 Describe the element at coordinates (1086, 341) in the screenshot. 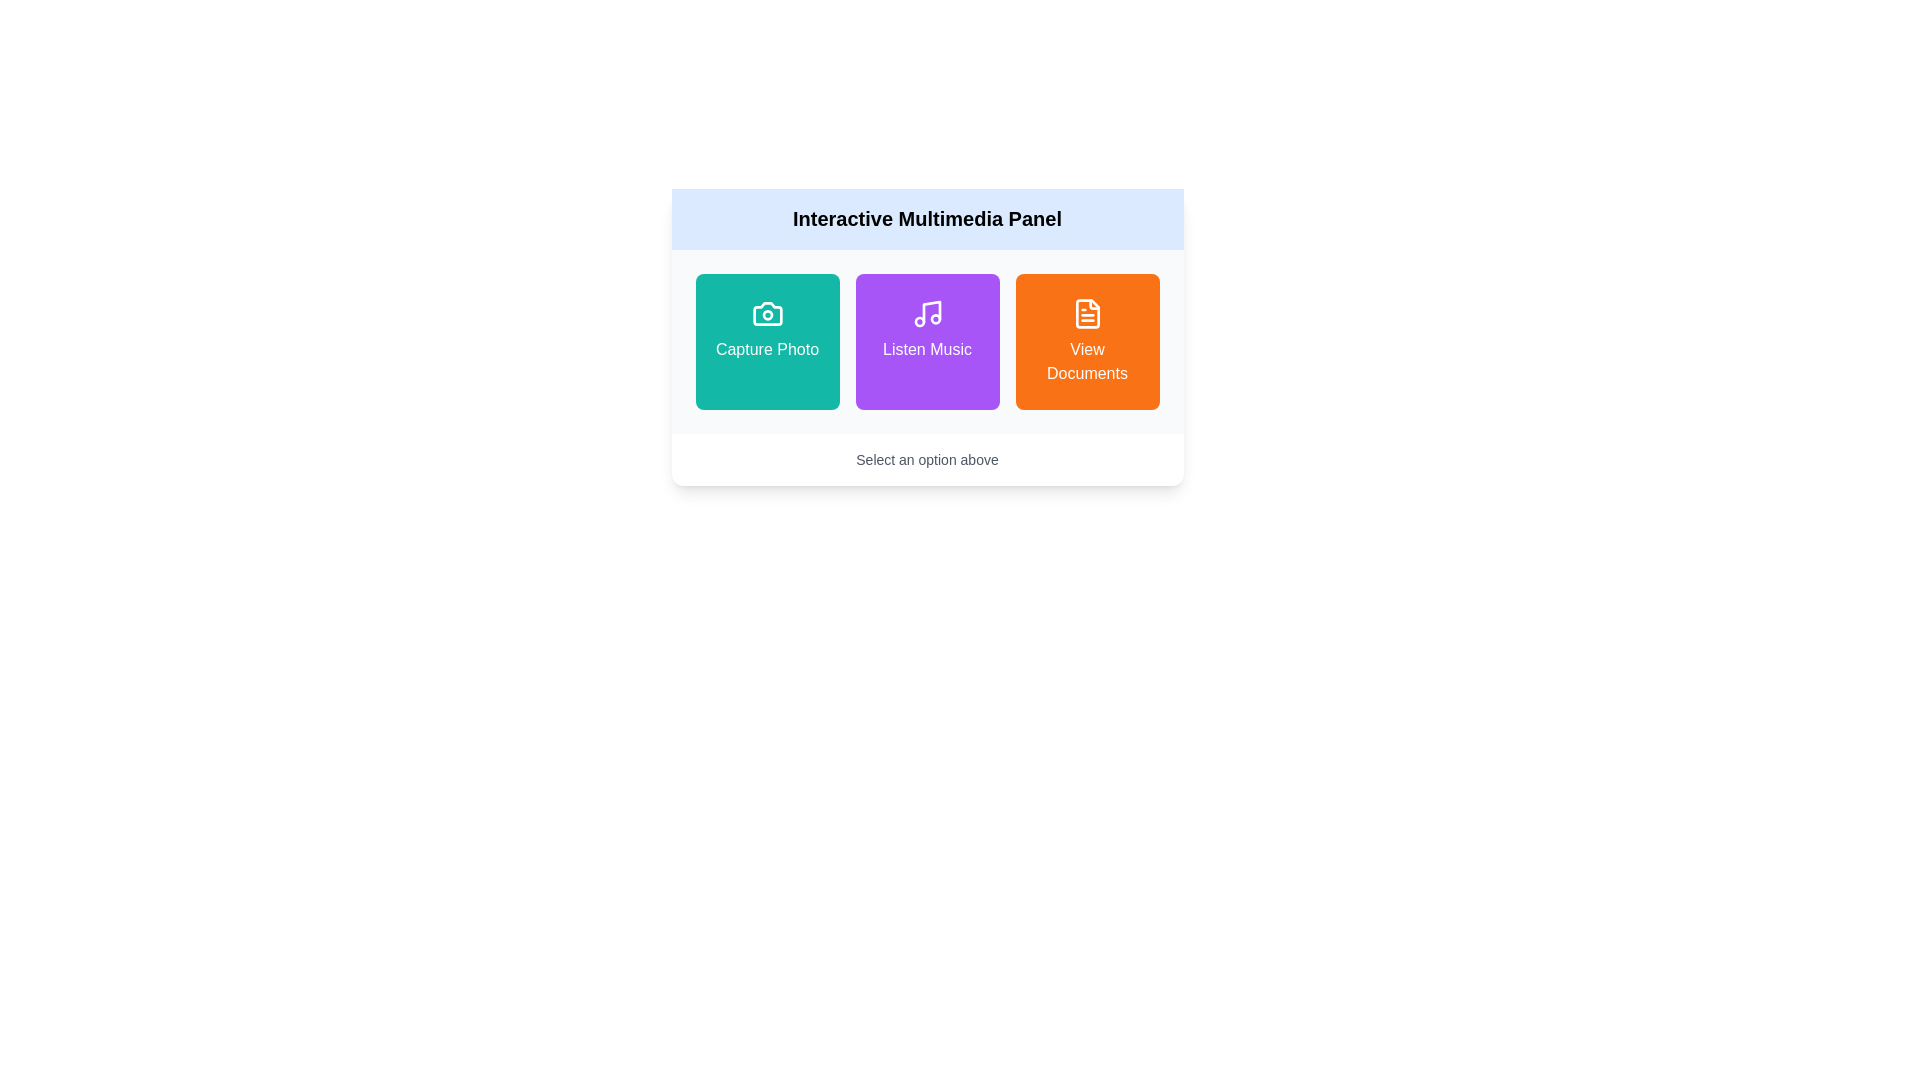

I see `the 'View Documents' button, which is the third button in a row of three buttons beneath the 'Interactive Multimedia Panel' header` at that location.